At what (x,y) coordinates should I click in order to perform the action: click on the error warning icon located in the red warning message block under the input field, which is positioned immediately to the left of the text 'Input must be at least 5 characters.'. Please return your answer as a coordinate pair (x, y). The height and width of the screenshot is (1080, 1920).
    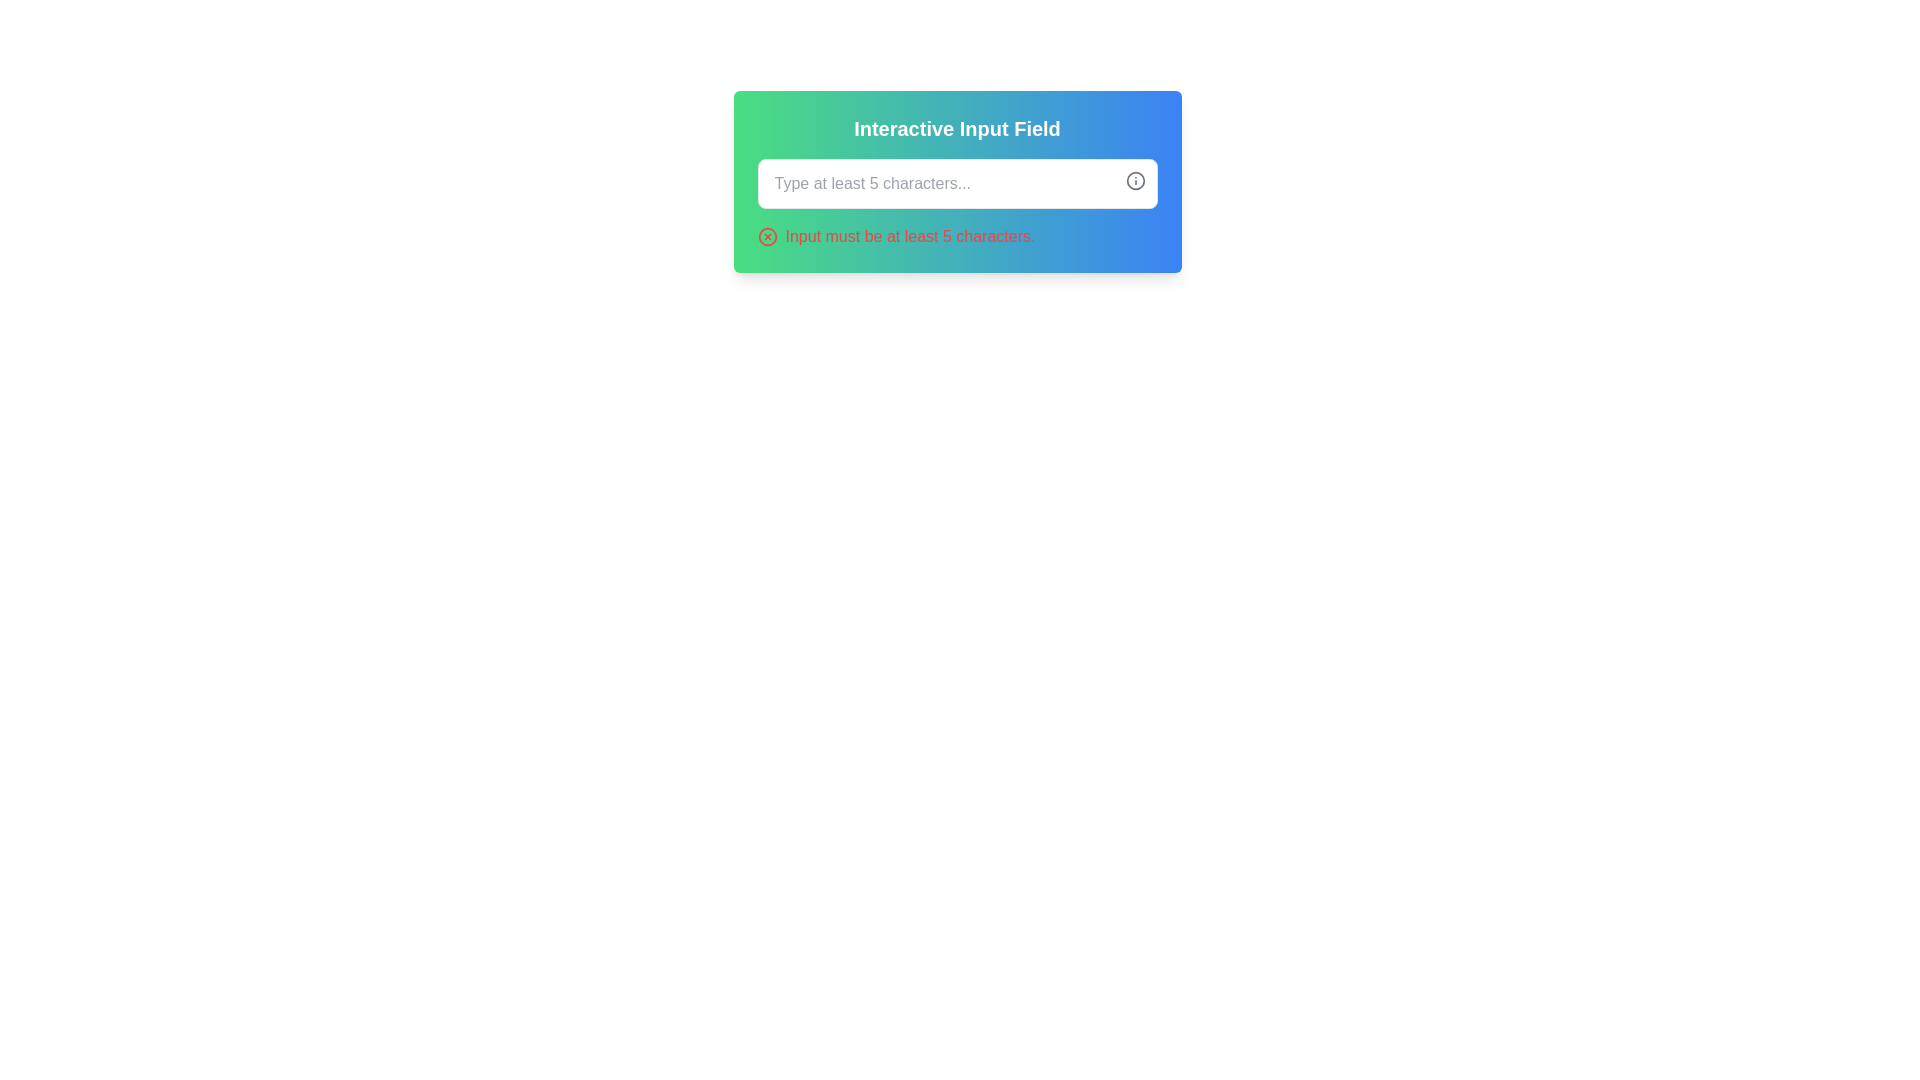
    Looking at the image, I should click on (766, 235).